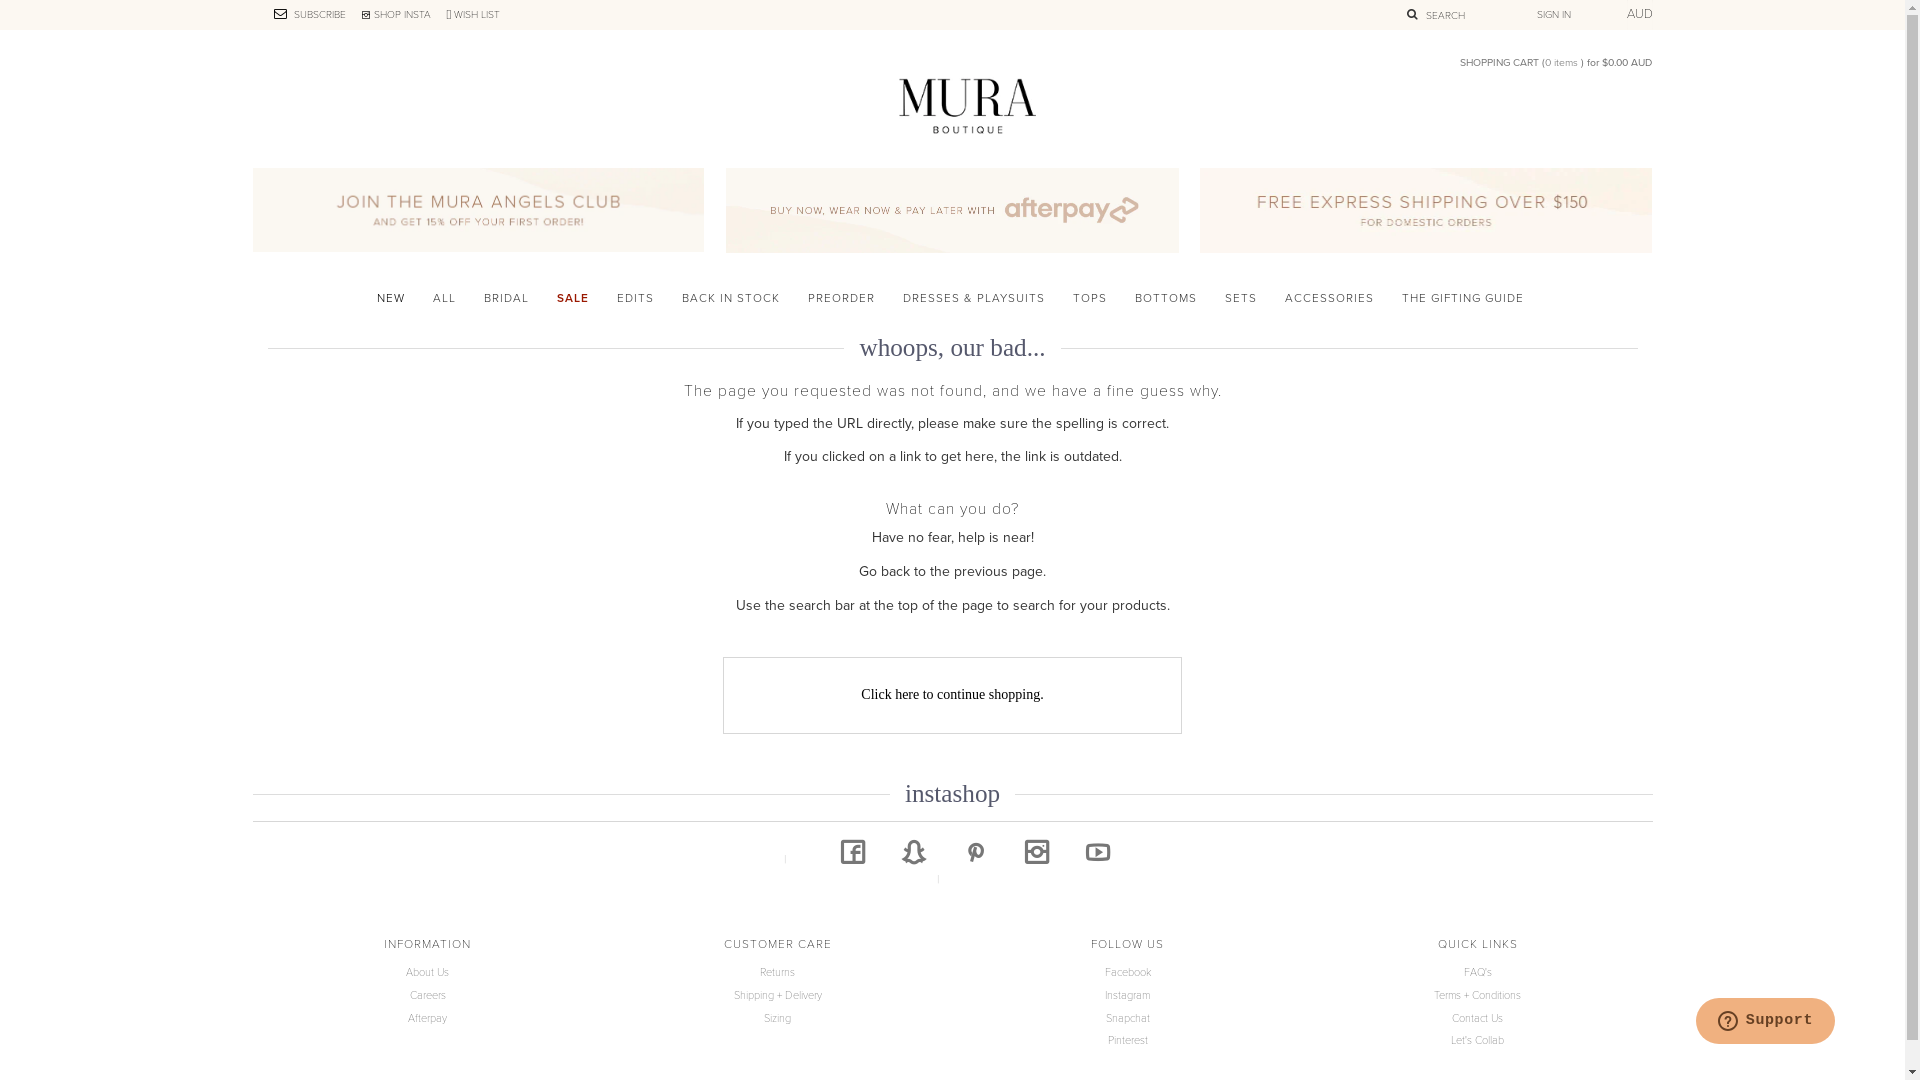  What do you see at coordinates (762, 1018) in the screenshot?
I see `'Sizing'` at bounding box center [762, 1018].